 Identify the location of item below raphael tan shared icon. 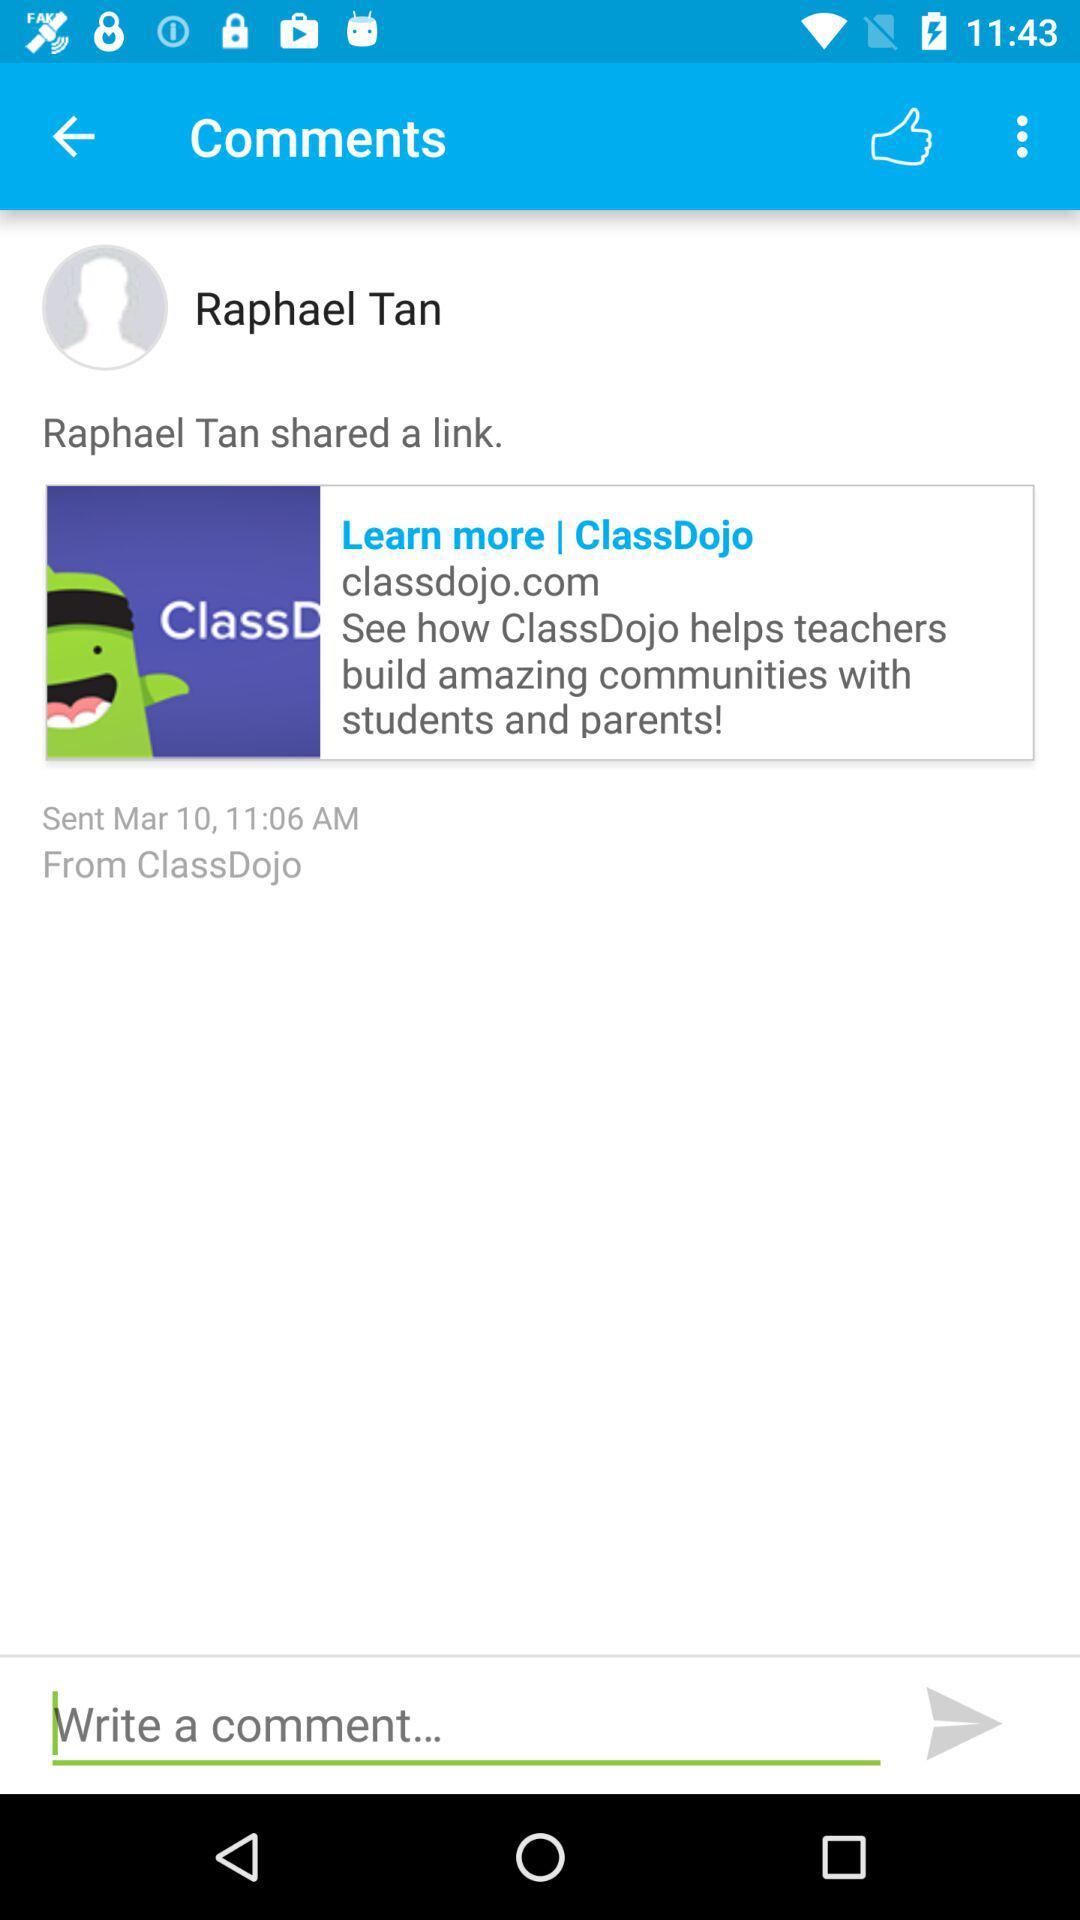
(183, 621).